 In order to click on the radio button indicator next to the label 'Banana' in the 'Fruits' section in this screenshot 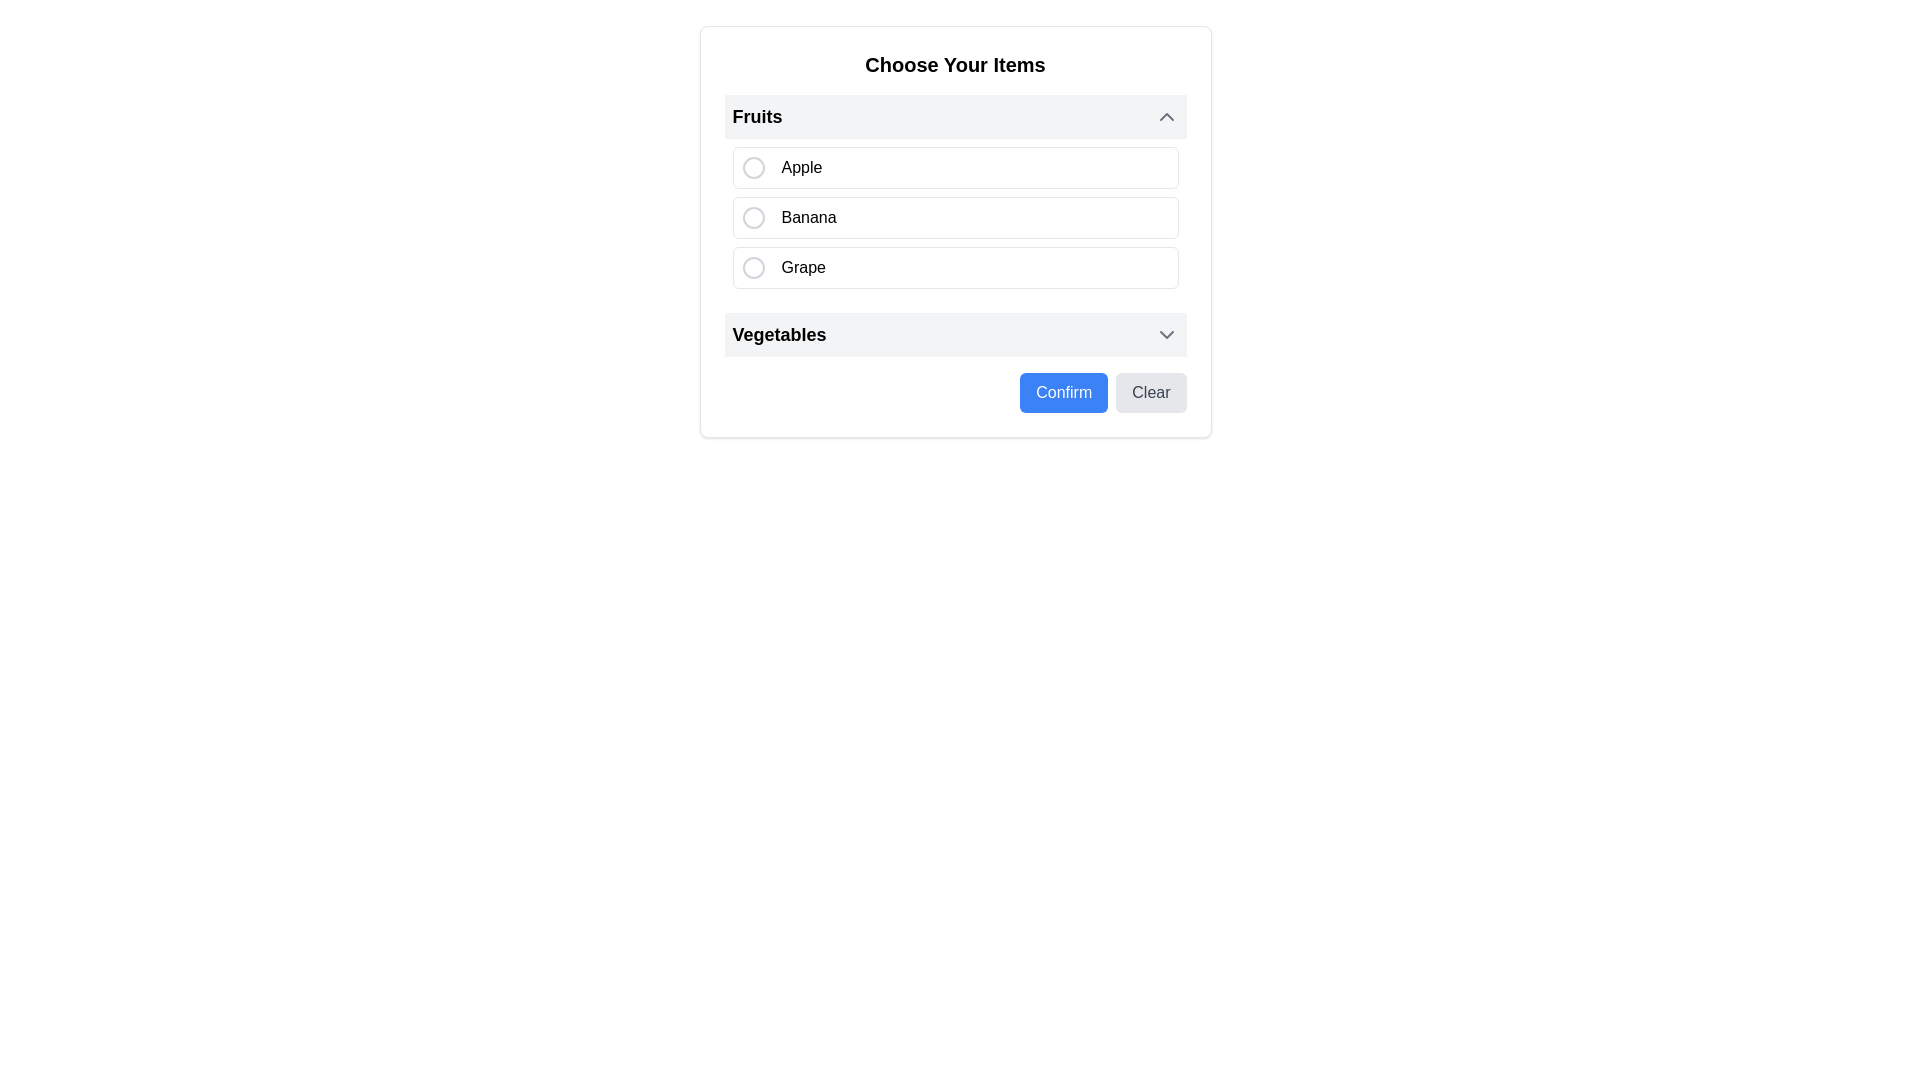, I will do `click(752, 218)`.